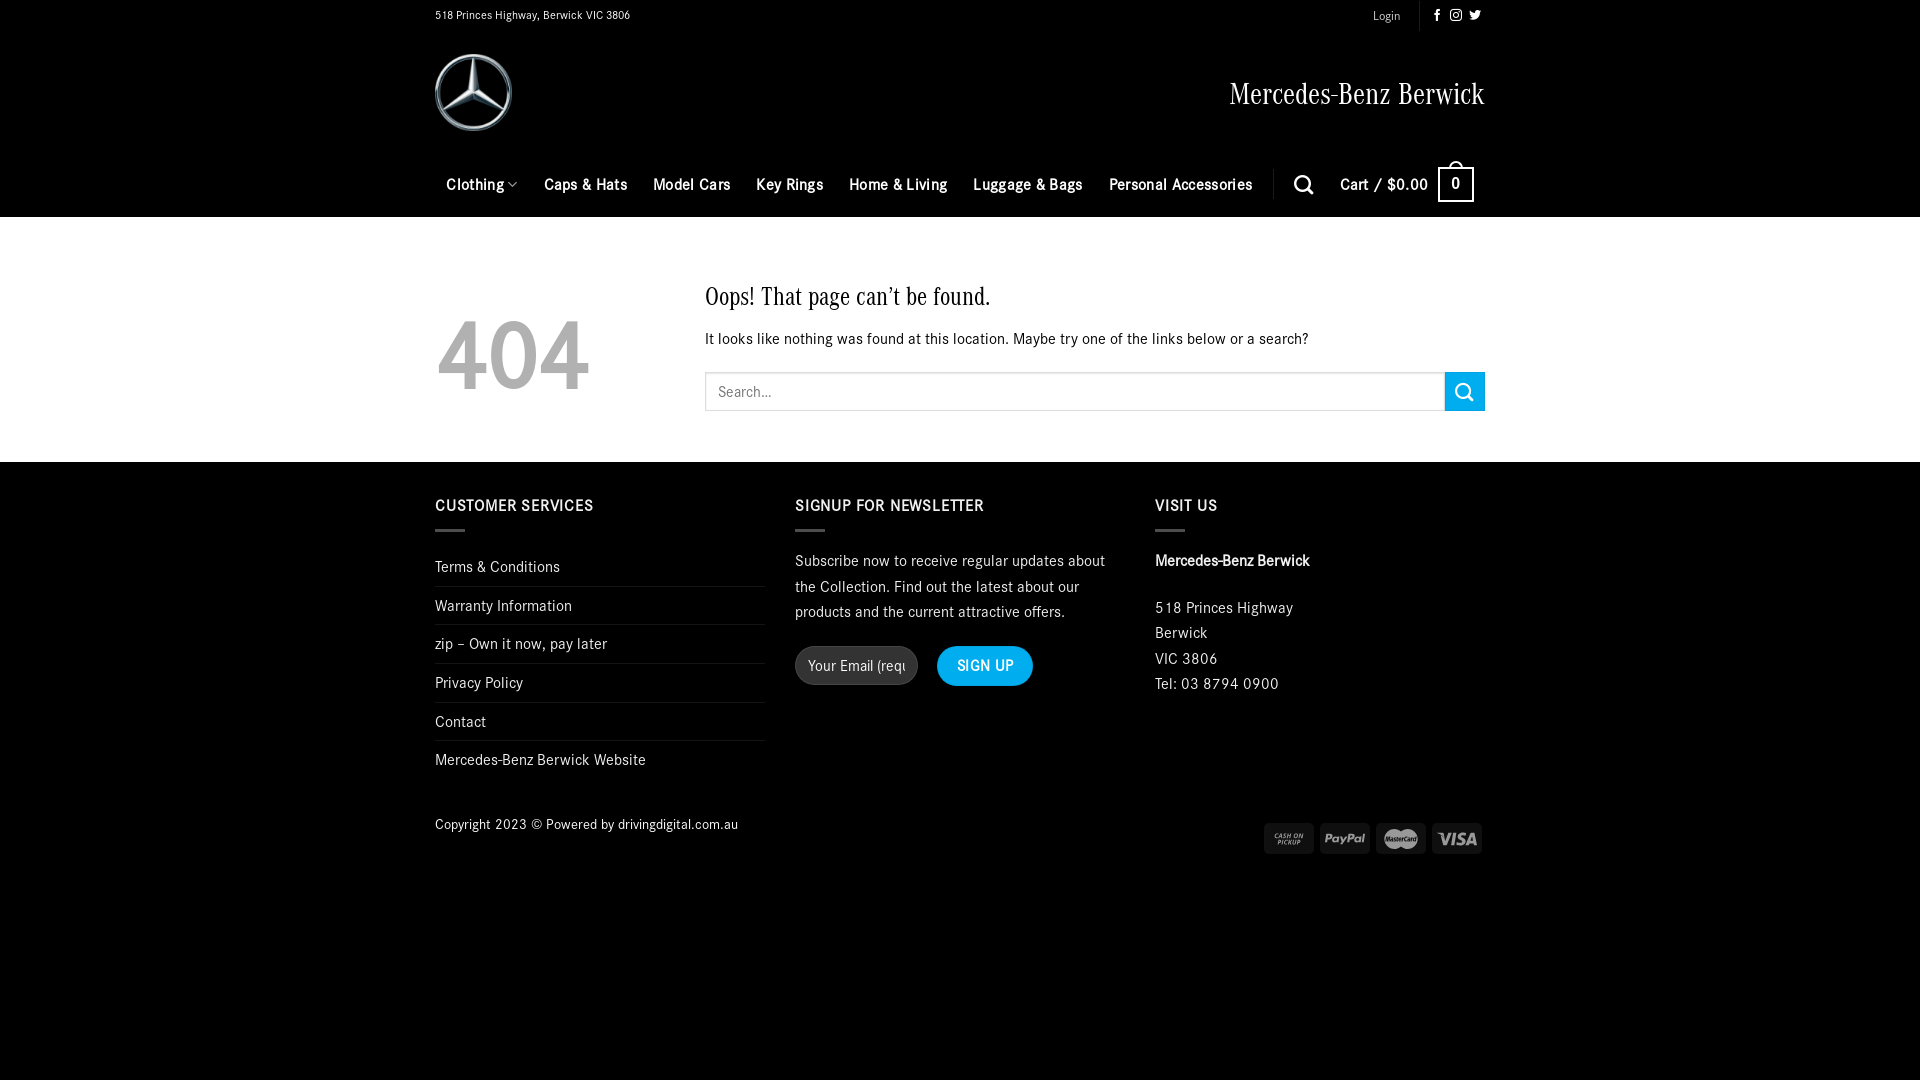 The height and width of the screenshot is (1080, 1920). I want to click on 'Mercedes-Benz Berwick Website', so click(434, 759).